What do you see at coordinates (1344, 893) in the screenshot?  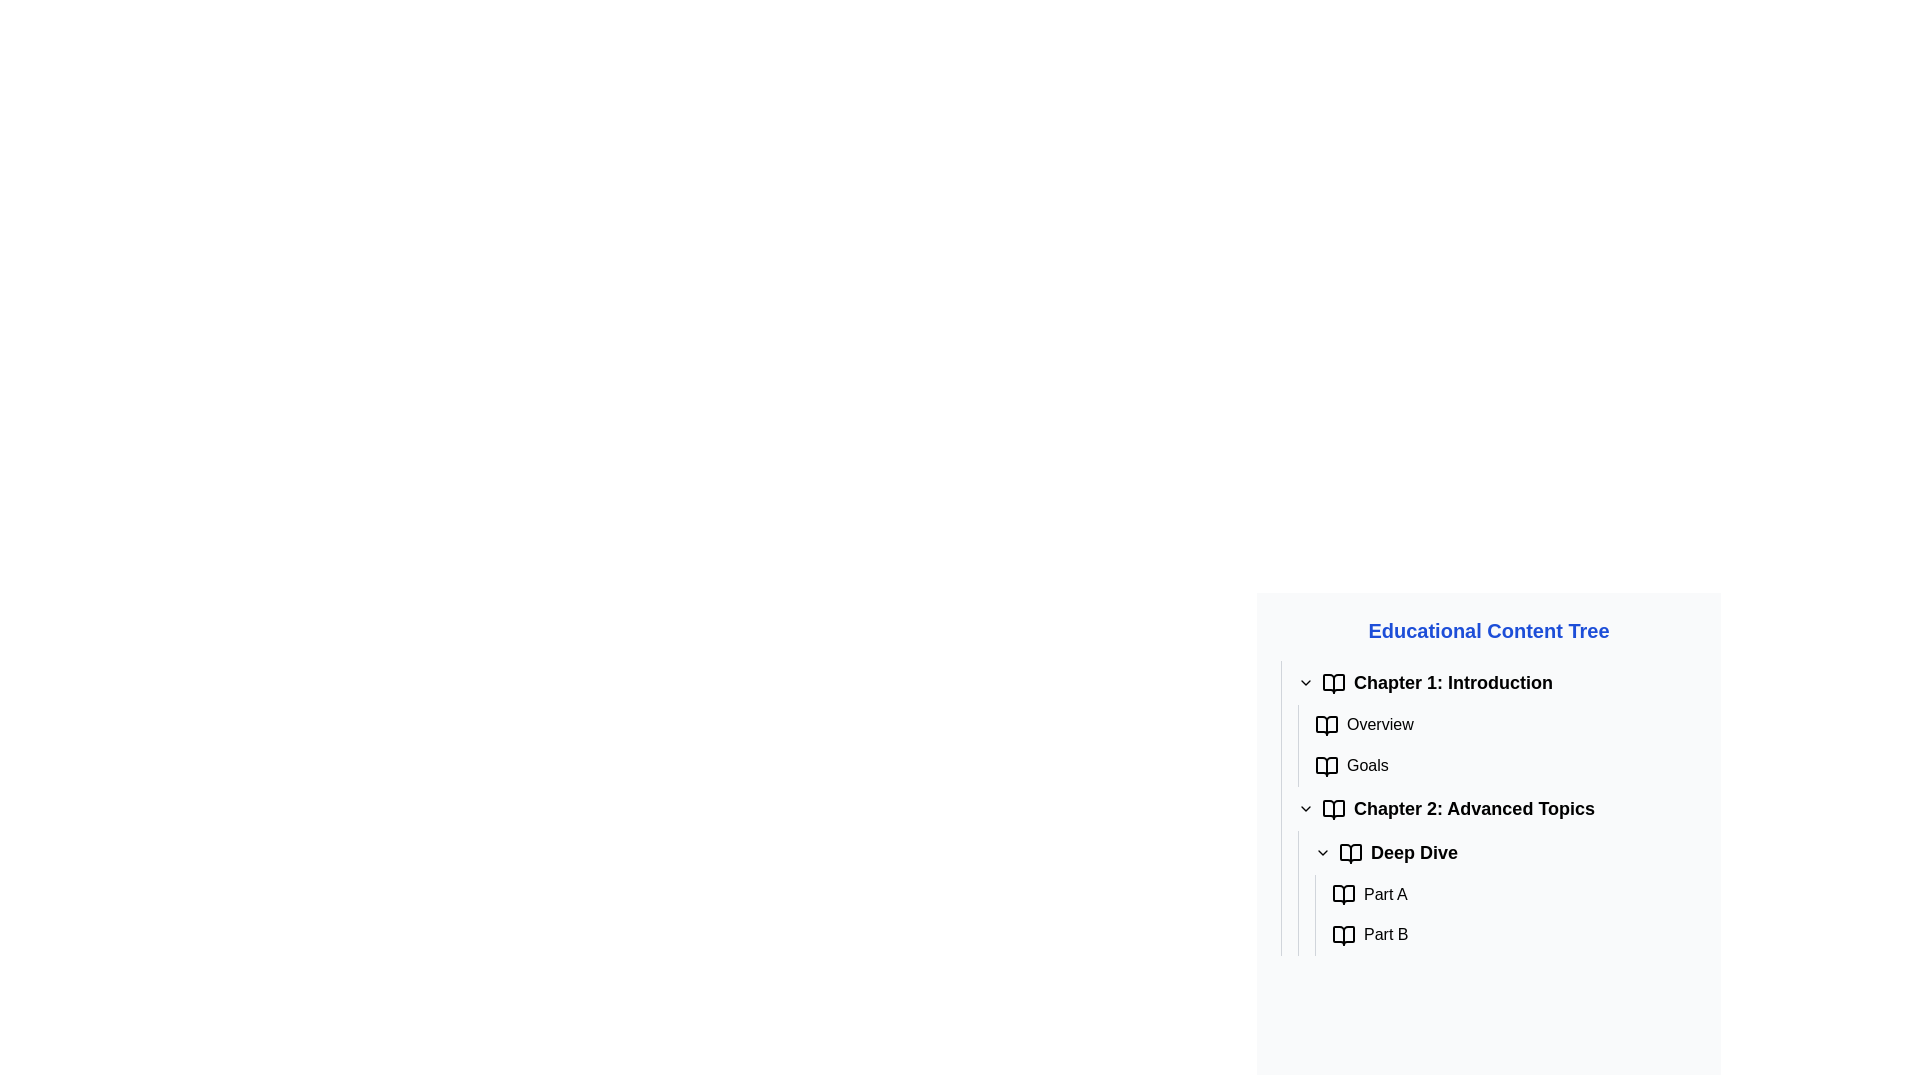 I see `the book icon styled in line art with a black stroke, located under the 'Deep Dive' subsection in 'Chapter 2: Advanced Topics'` at bounding box center [1344, 893].